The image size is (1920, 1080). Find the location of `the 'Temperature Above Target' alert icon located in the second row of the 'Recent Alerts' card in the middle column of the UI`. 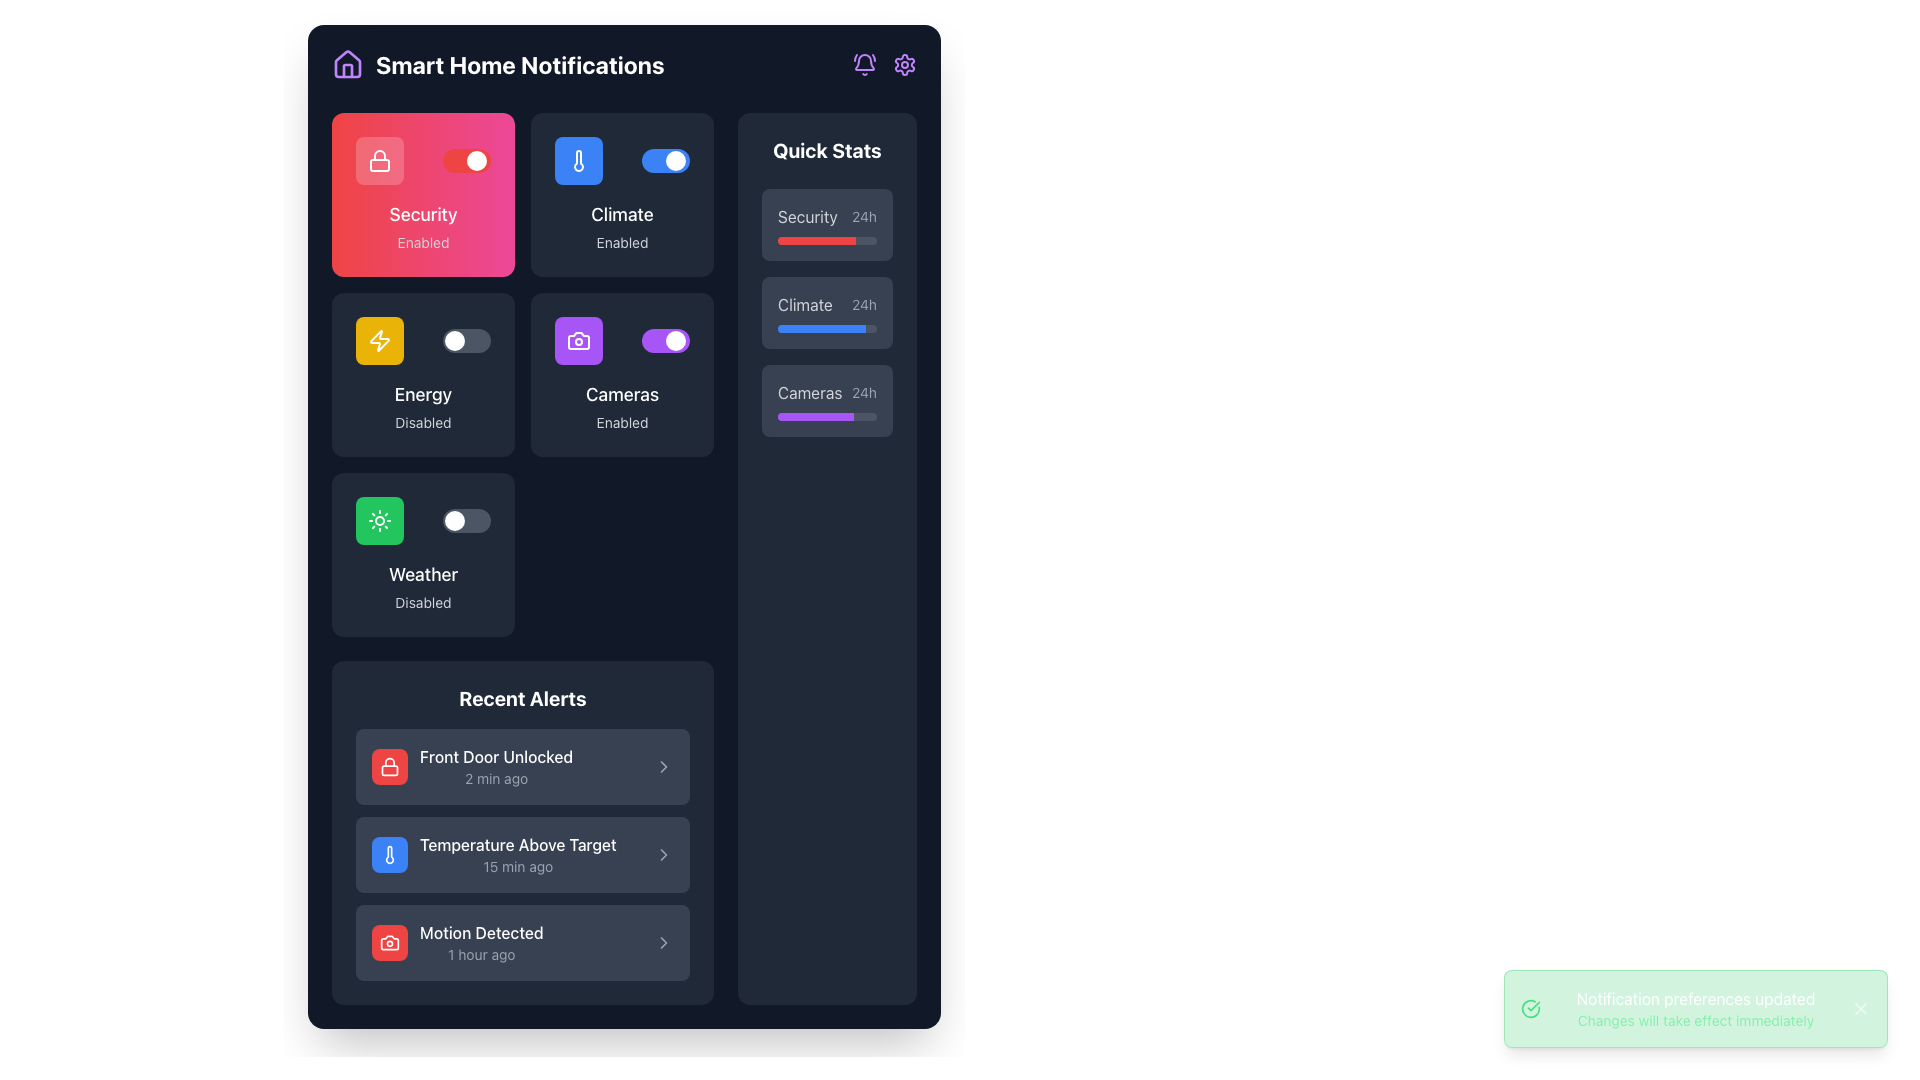

the 'Temperature Above Target' alert icon located in the second row of the 'Recent Alerts' card in the middle column of the UI is located at coordinates (389, 855).